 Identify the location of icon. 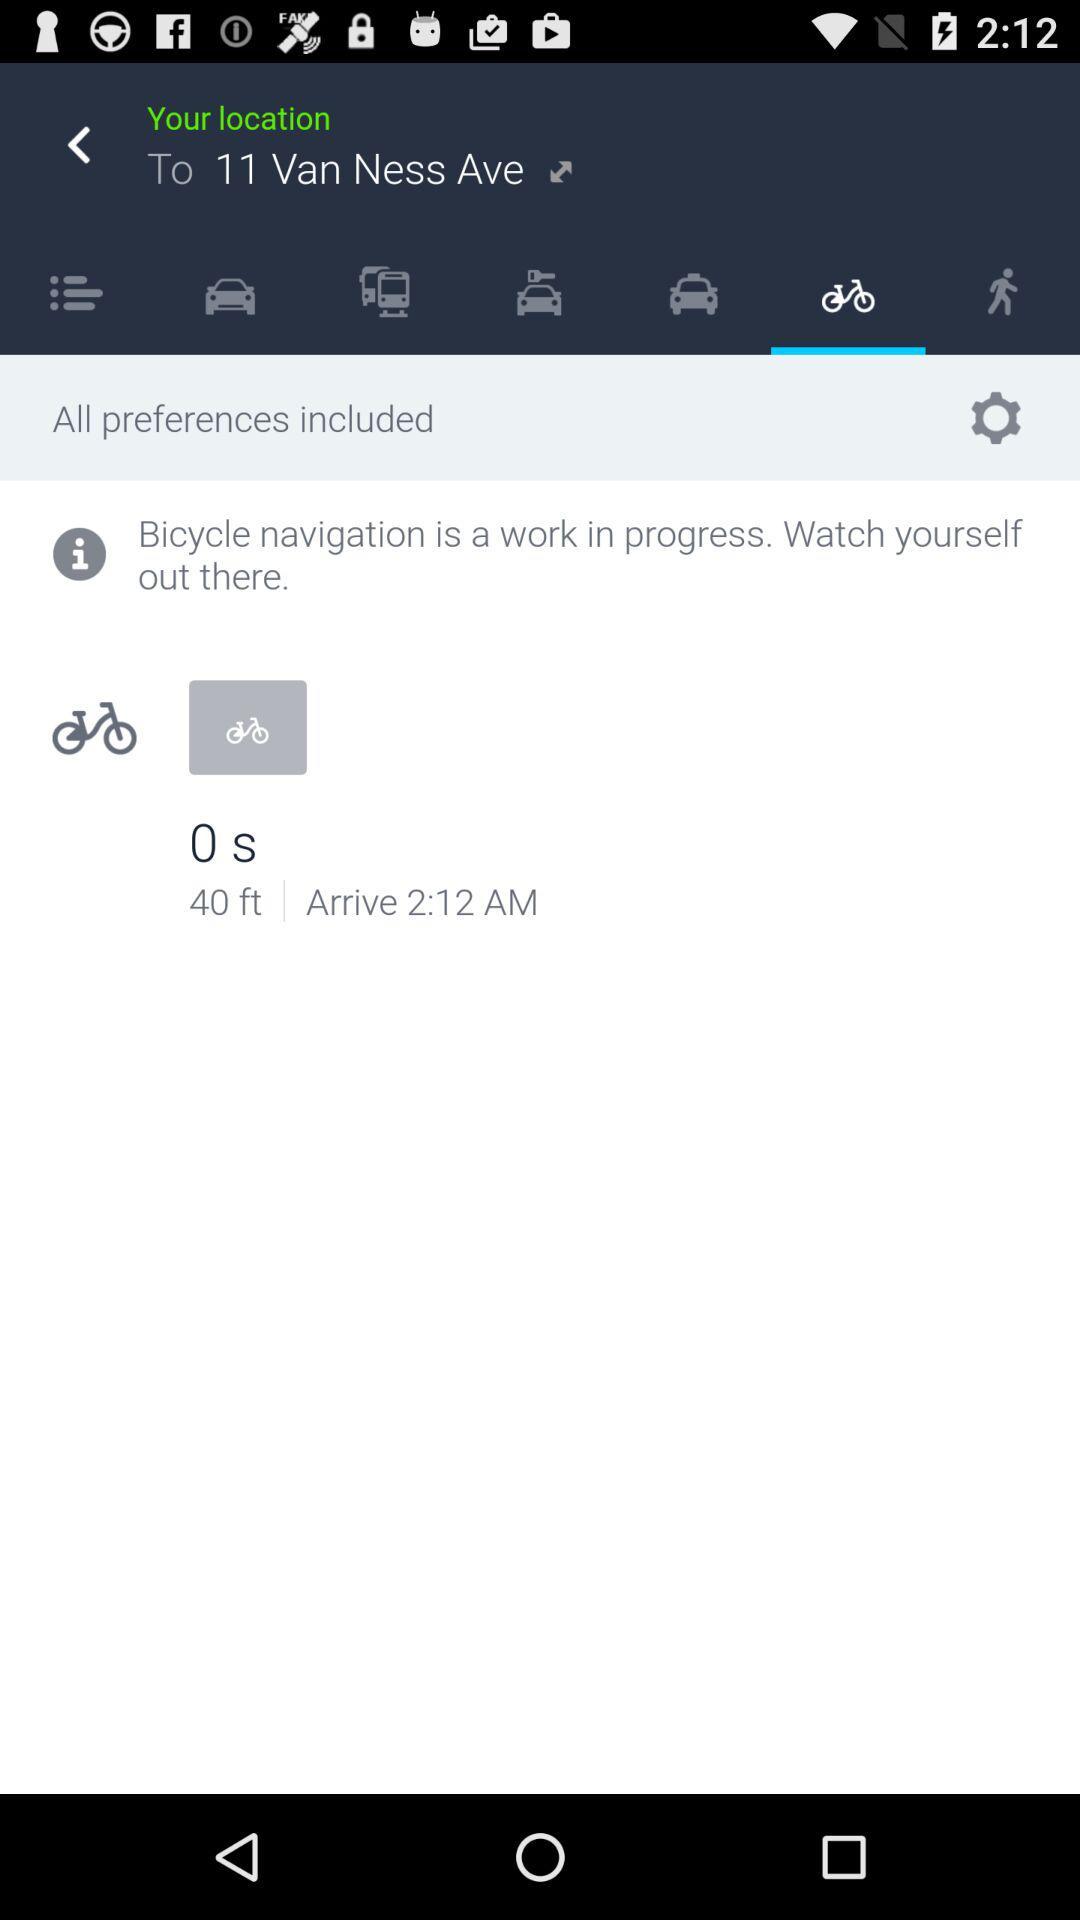
(75, 290).